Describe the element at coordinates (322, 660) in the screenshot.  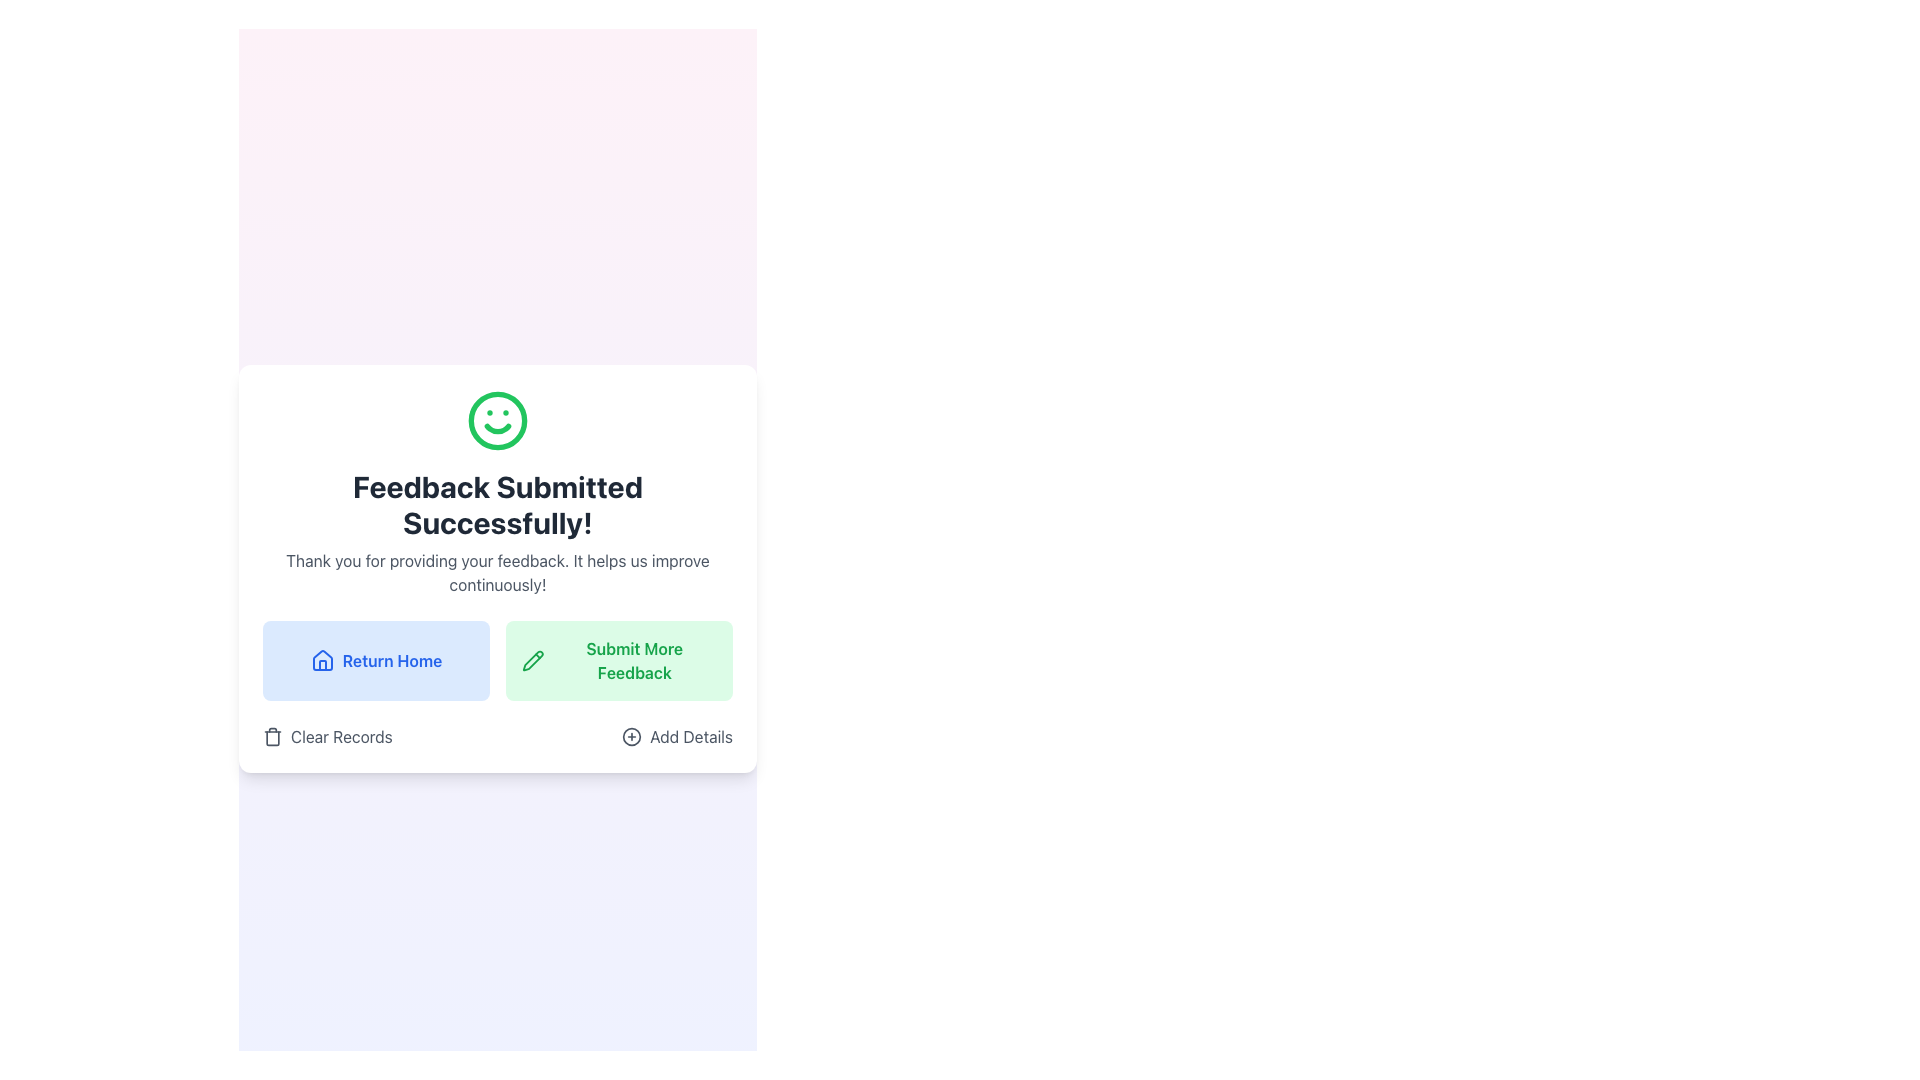
I see `the house icon within the 'Return Home' button, which features a blue stroke and is located in the bottom section of the white card` at that location.